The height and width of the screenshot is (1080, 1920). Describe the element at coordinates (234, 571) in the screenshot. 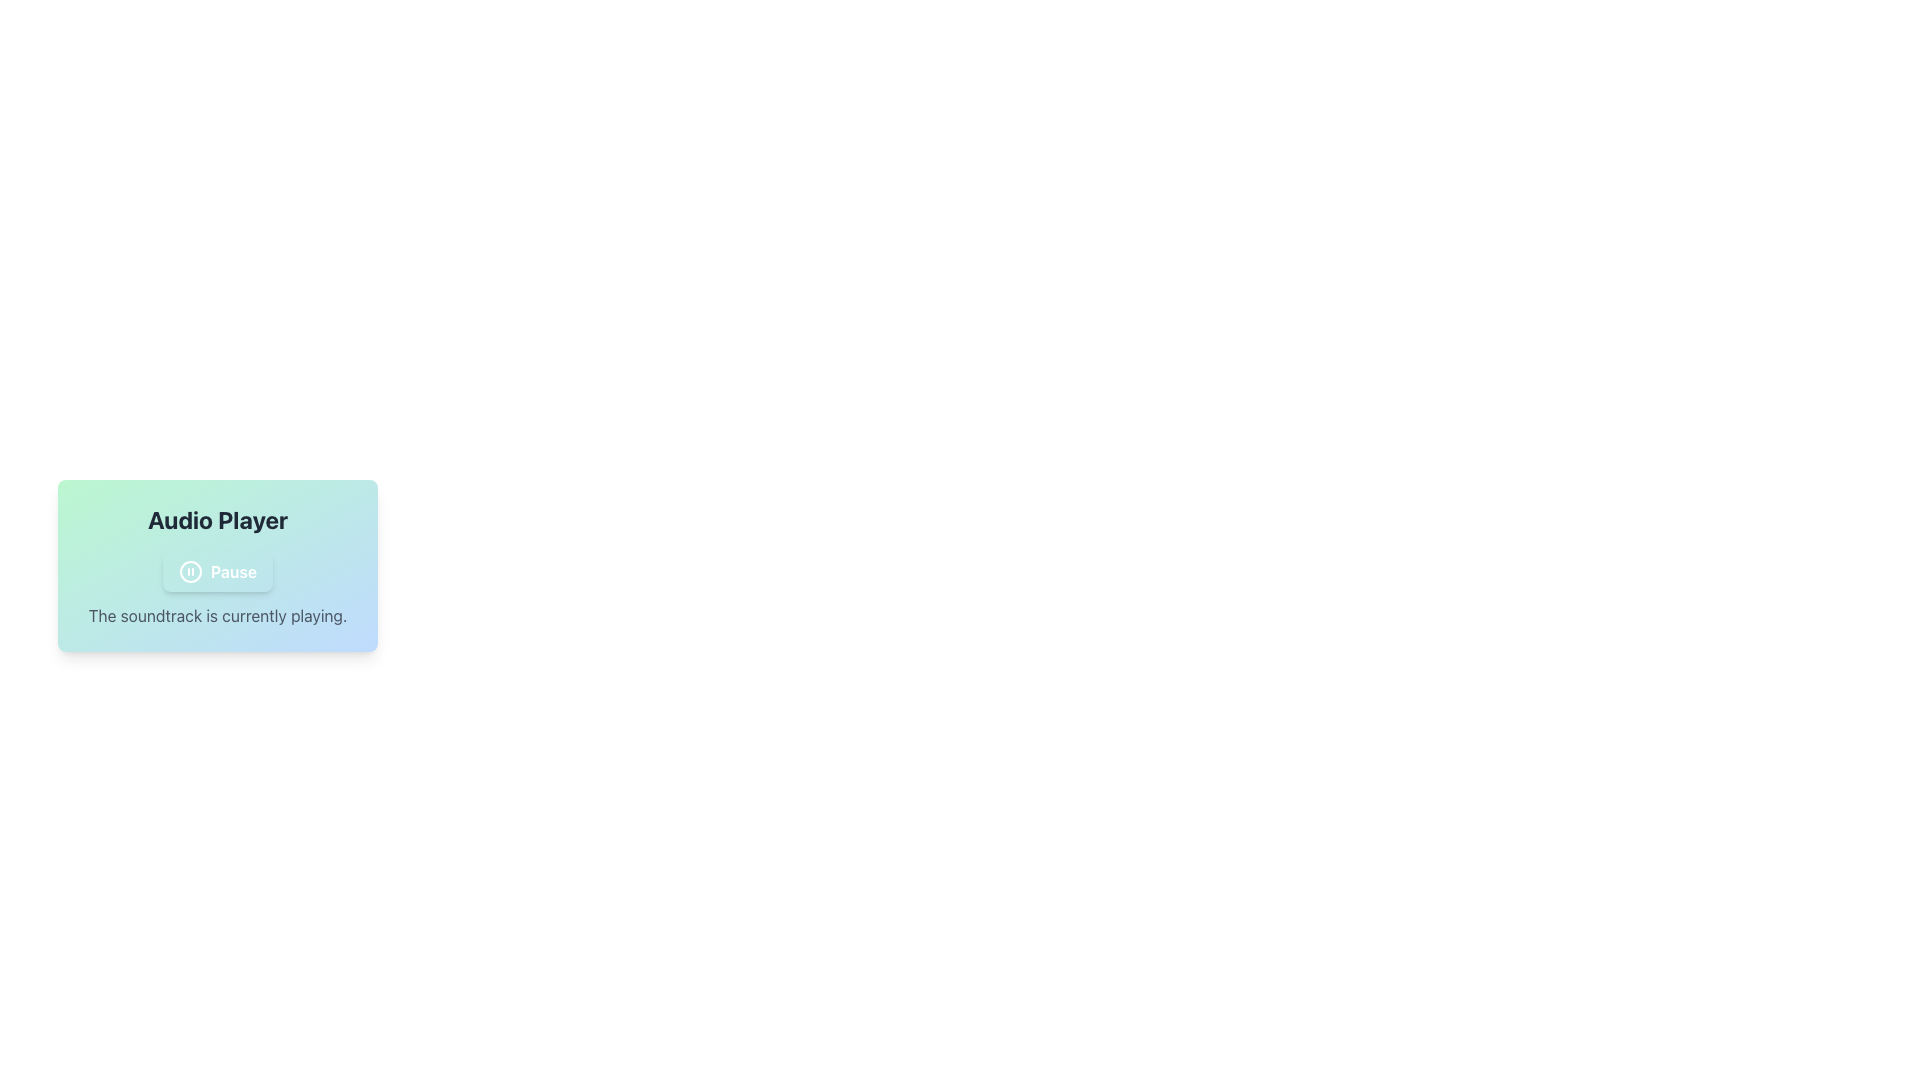

I see `the button labeled with the text indicating functionality` at that location.